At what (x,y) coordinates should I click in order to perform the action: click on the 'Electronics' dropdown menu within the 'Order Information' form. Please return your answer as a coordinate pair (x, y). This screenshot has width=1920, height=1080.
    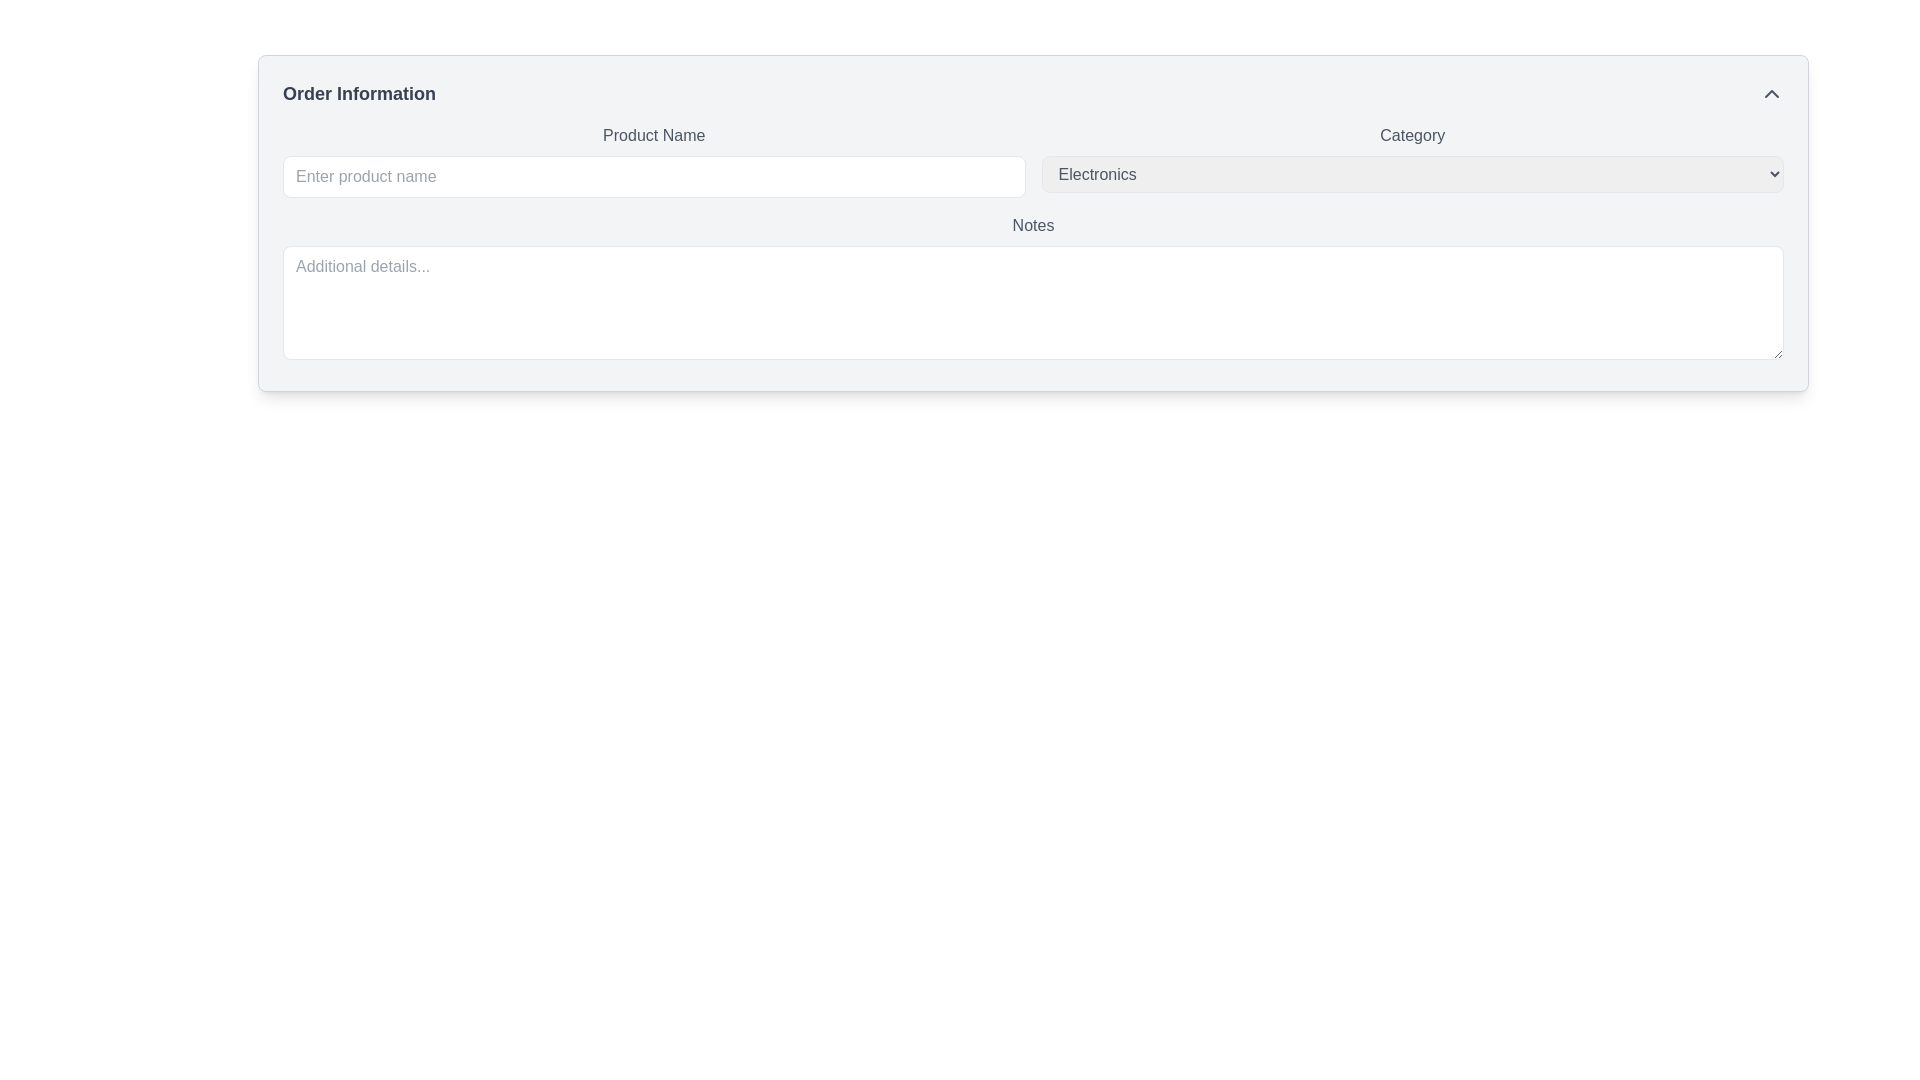
    Looking at the image, I should click on (1411, 173).